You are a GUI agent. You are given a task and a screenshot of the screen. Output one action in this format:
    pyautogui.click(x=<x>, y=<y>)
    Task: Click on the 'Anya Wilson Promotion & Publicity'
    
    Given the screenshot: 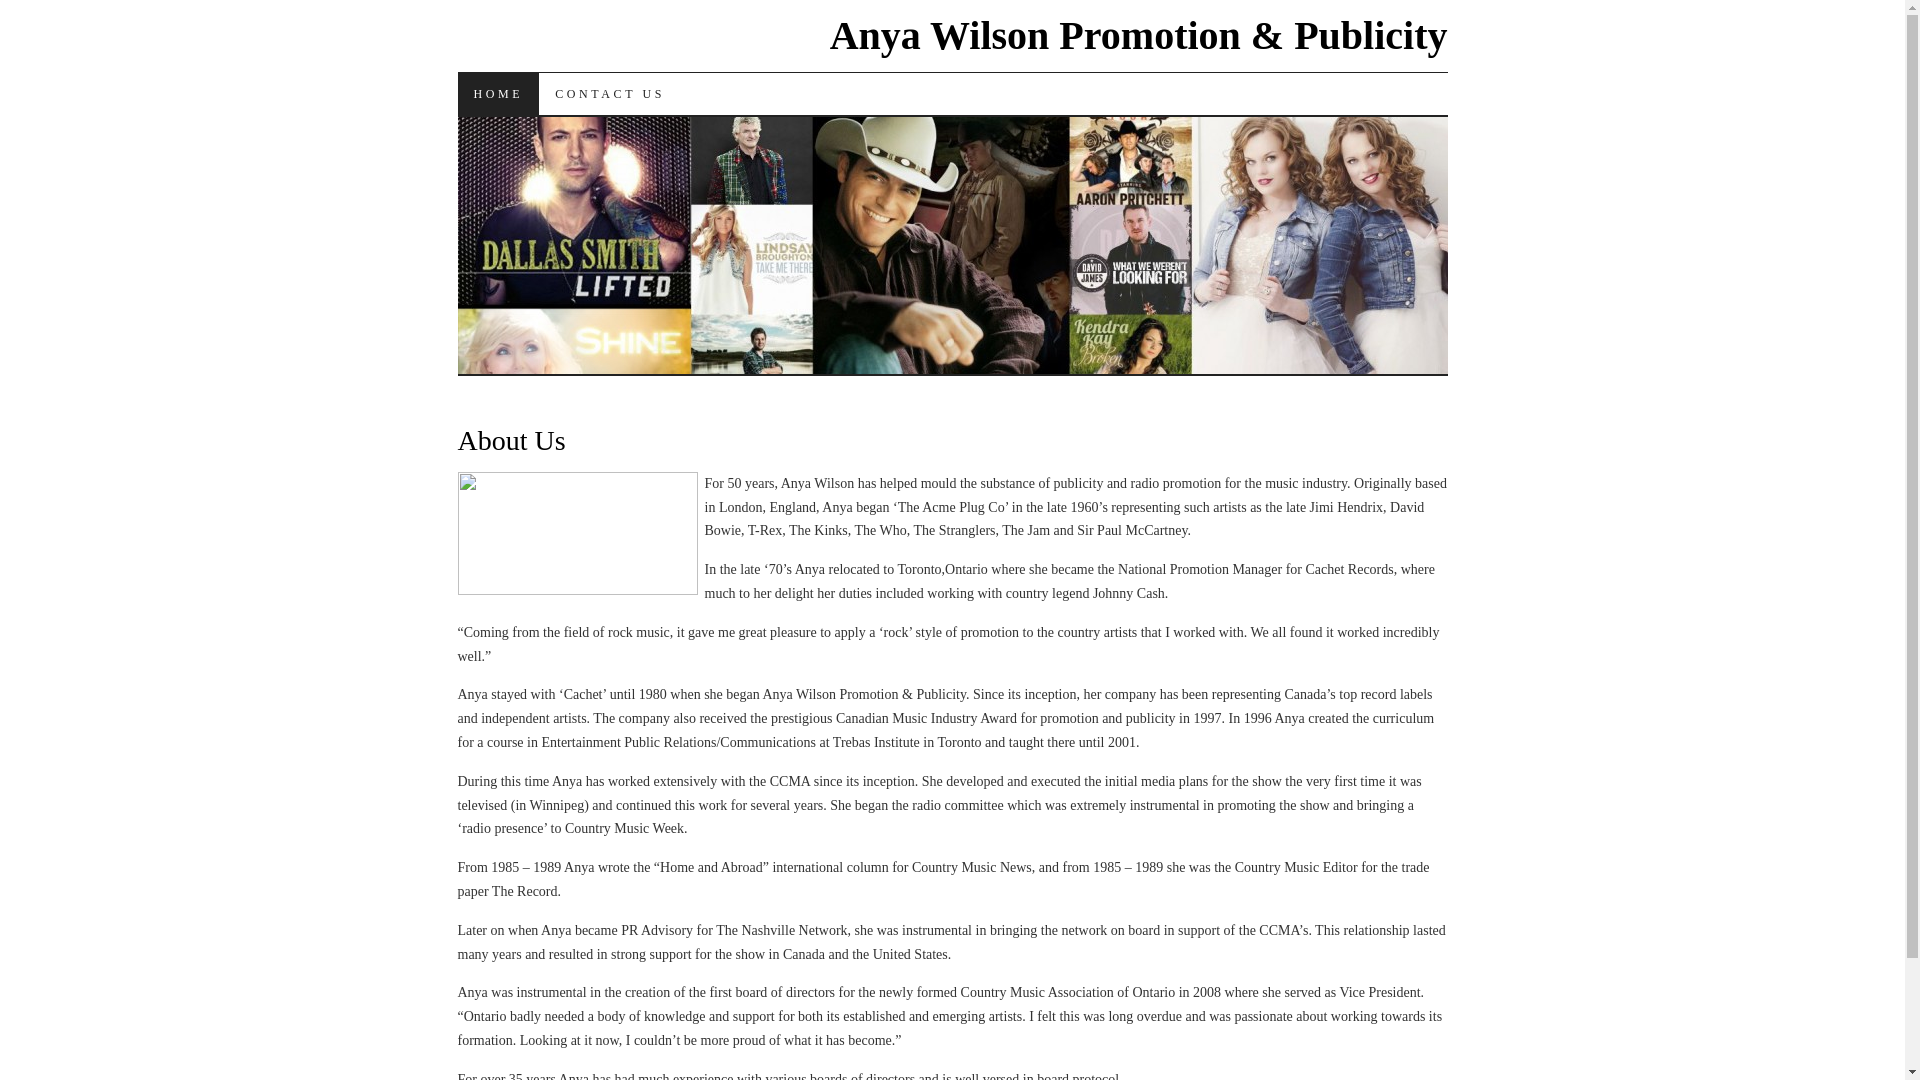 What is the action you would take?
    pyautogui.click(x=1138, y=35)
    